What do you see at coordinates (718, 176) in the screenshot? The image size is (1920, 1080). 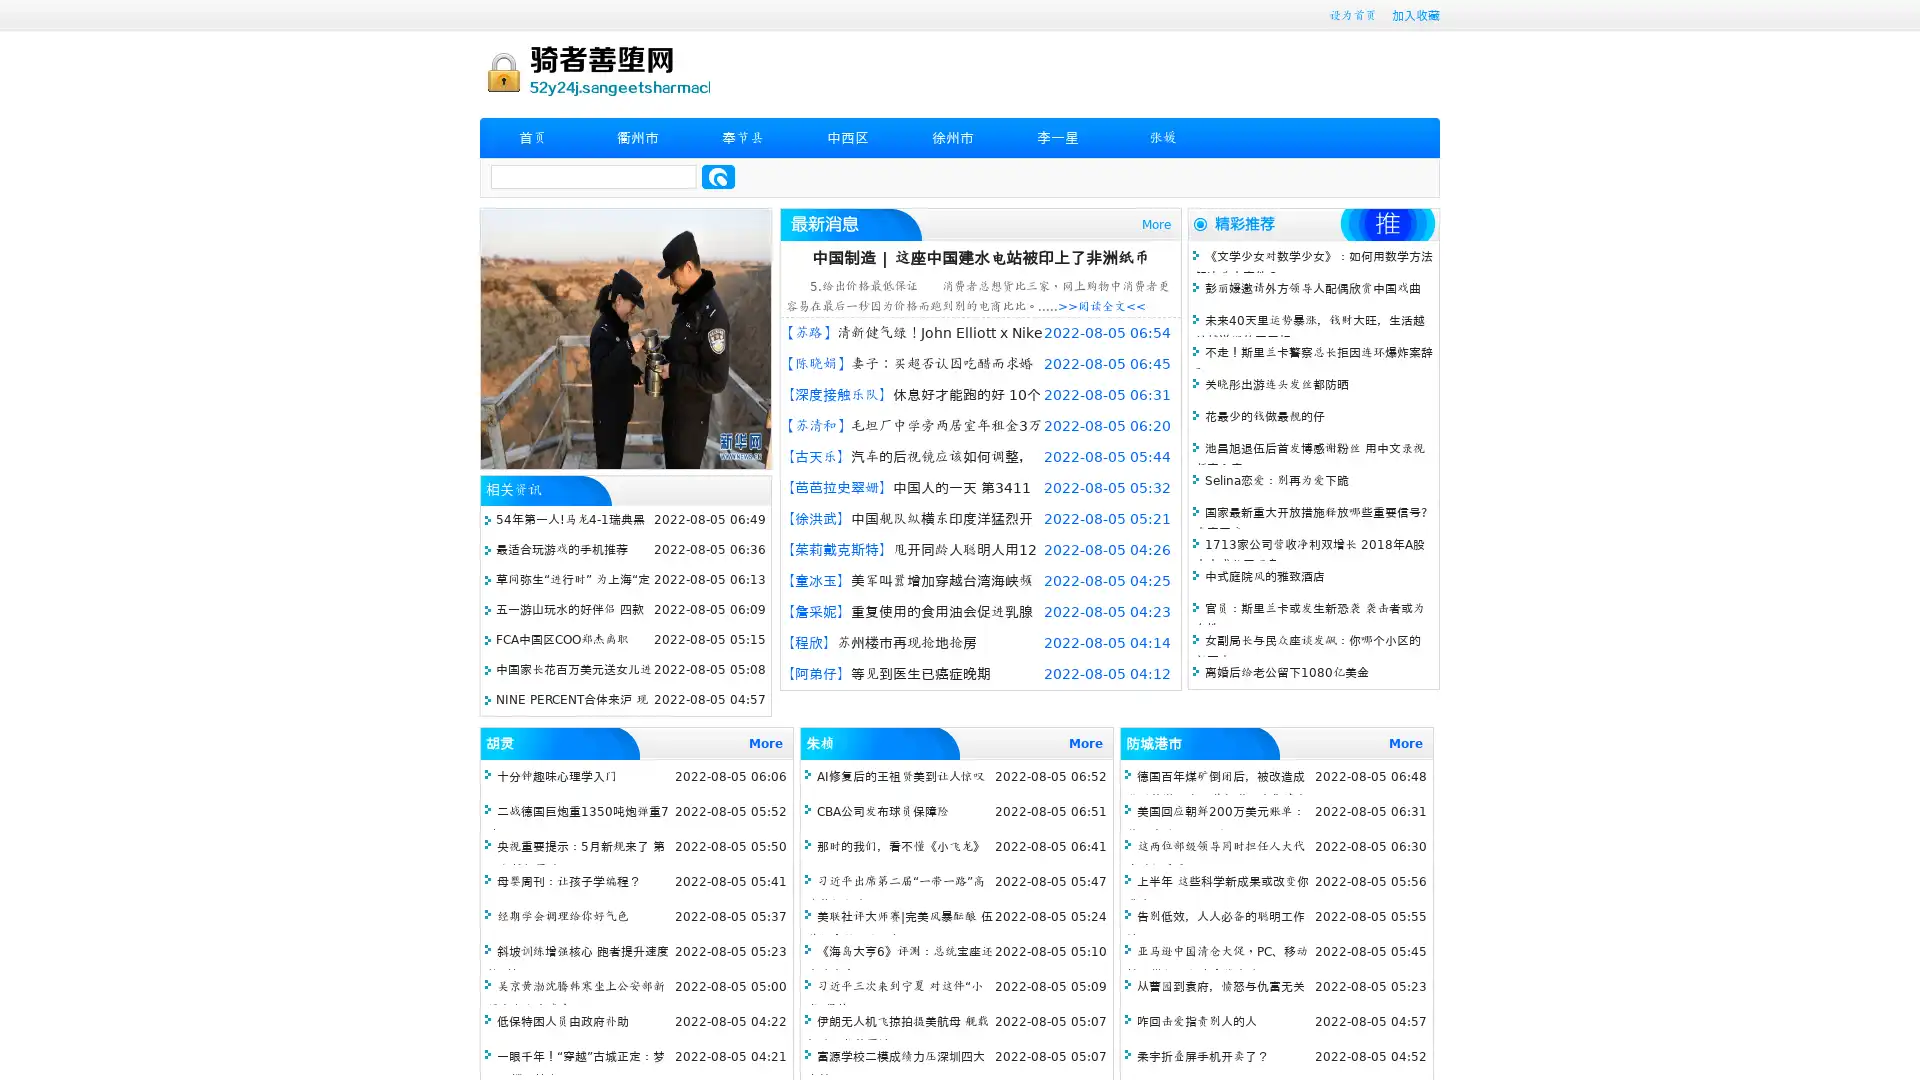 I see `Search` at bounding box center [718, 176].